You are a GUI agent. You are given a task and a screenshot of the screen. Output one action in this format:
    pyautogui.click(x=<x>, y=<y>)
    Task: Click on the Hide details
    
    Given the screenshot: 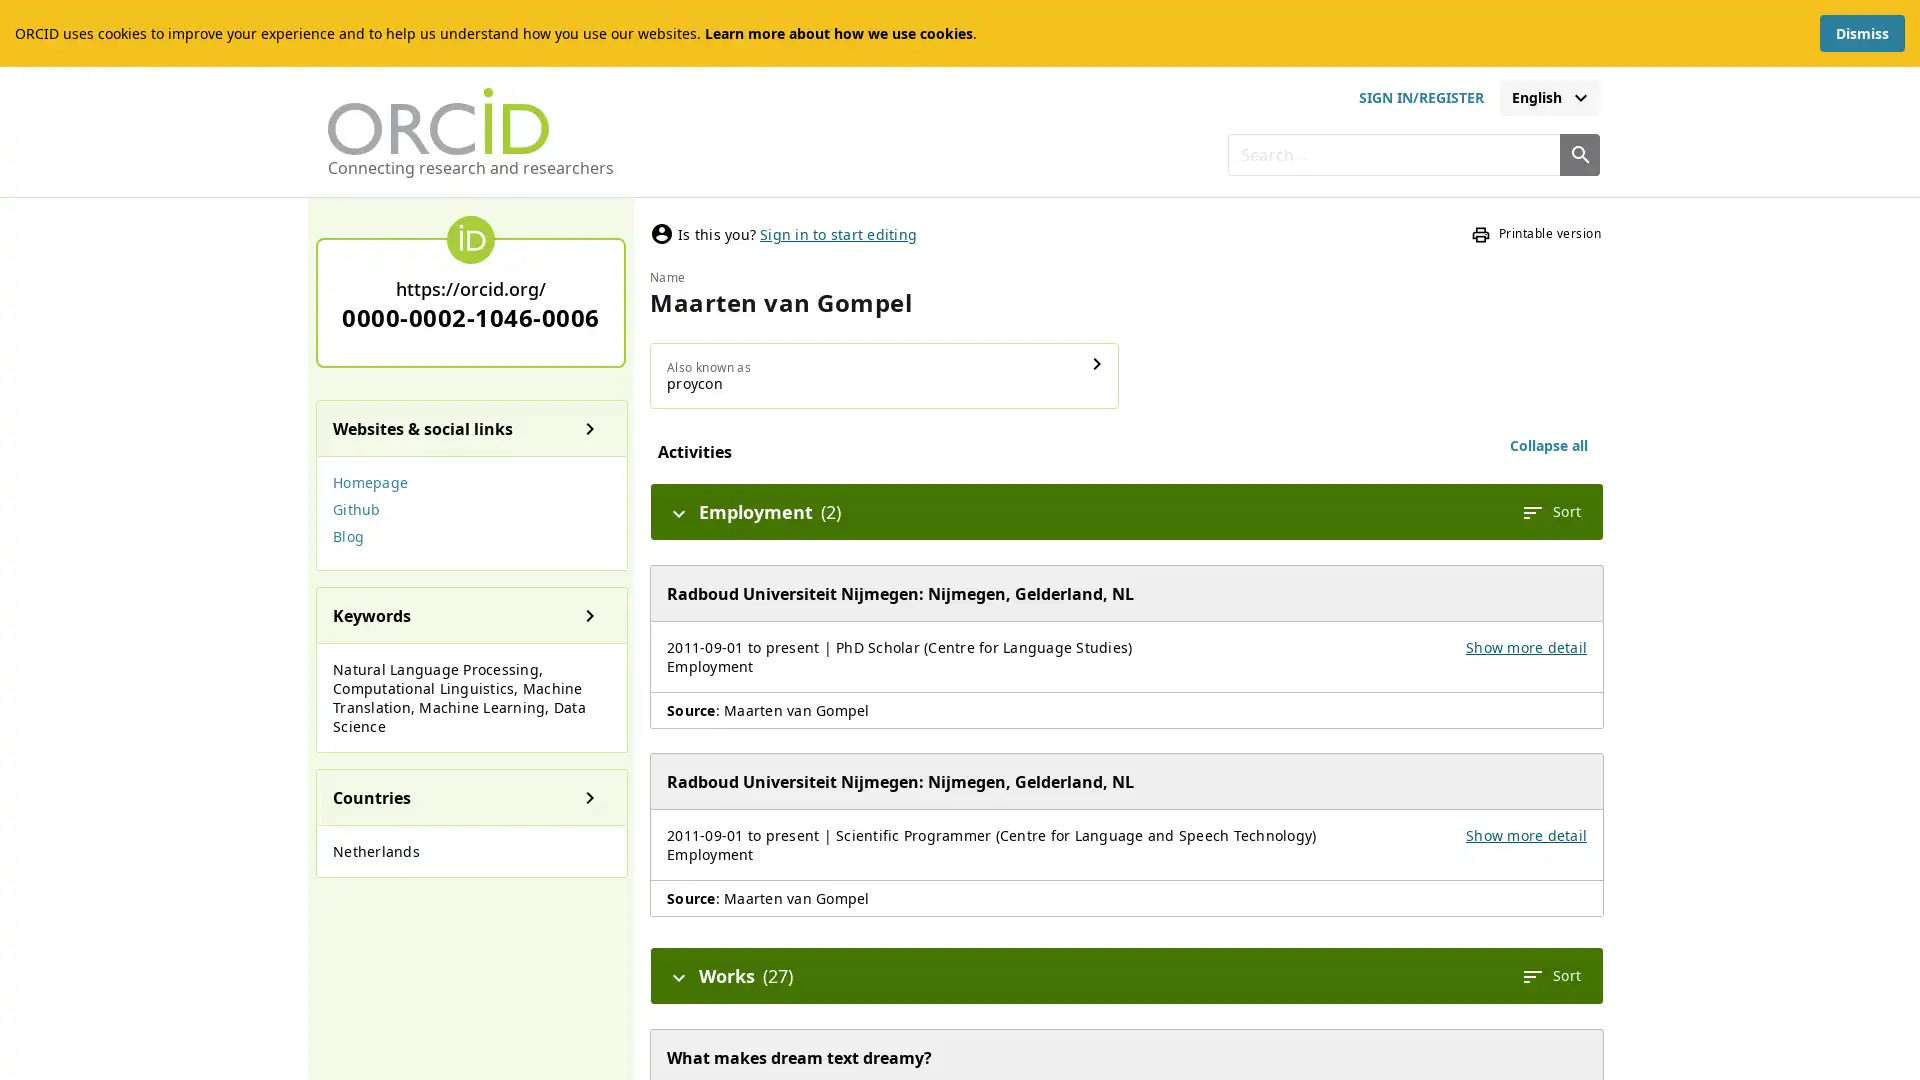 What is the action you would take?
    pyautogui.click(x=678, y=511)
    